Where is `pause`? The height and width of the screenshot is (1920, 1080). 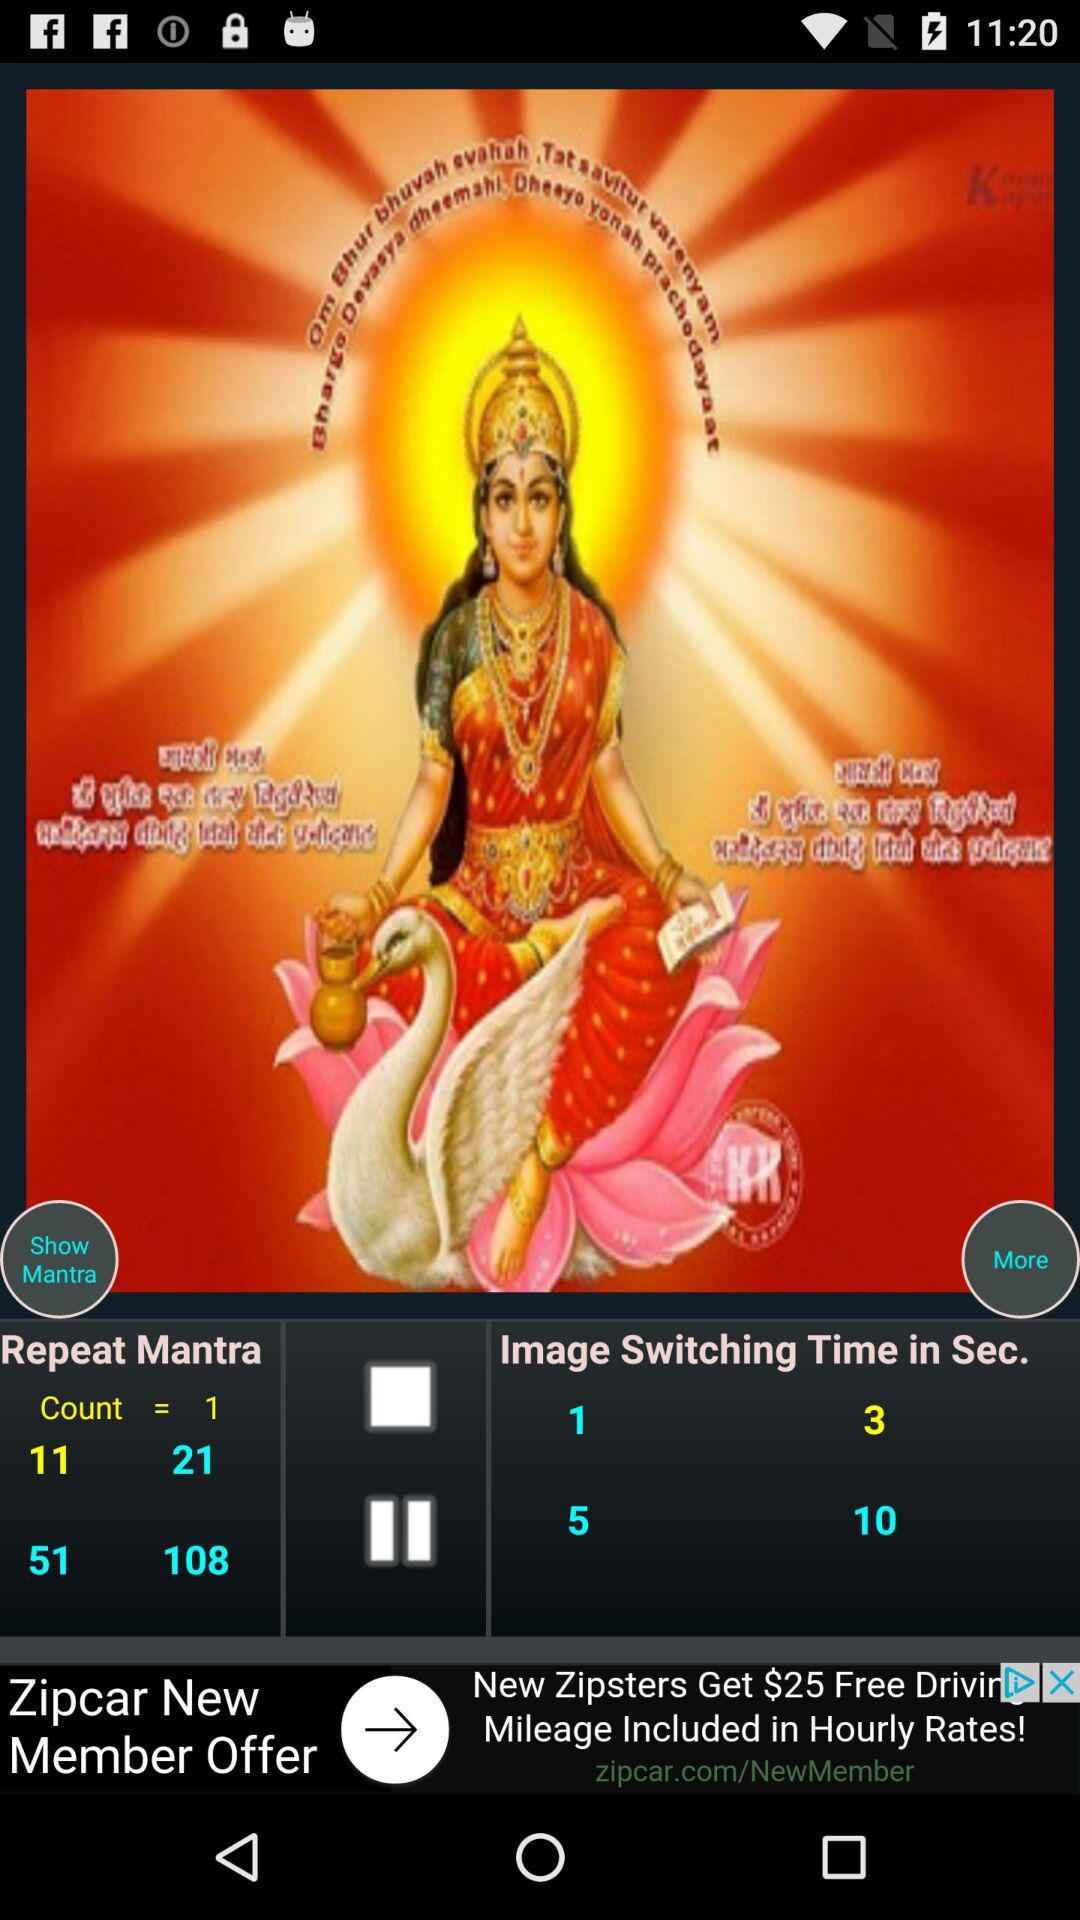
pause is located at coordinates (400, 1529).